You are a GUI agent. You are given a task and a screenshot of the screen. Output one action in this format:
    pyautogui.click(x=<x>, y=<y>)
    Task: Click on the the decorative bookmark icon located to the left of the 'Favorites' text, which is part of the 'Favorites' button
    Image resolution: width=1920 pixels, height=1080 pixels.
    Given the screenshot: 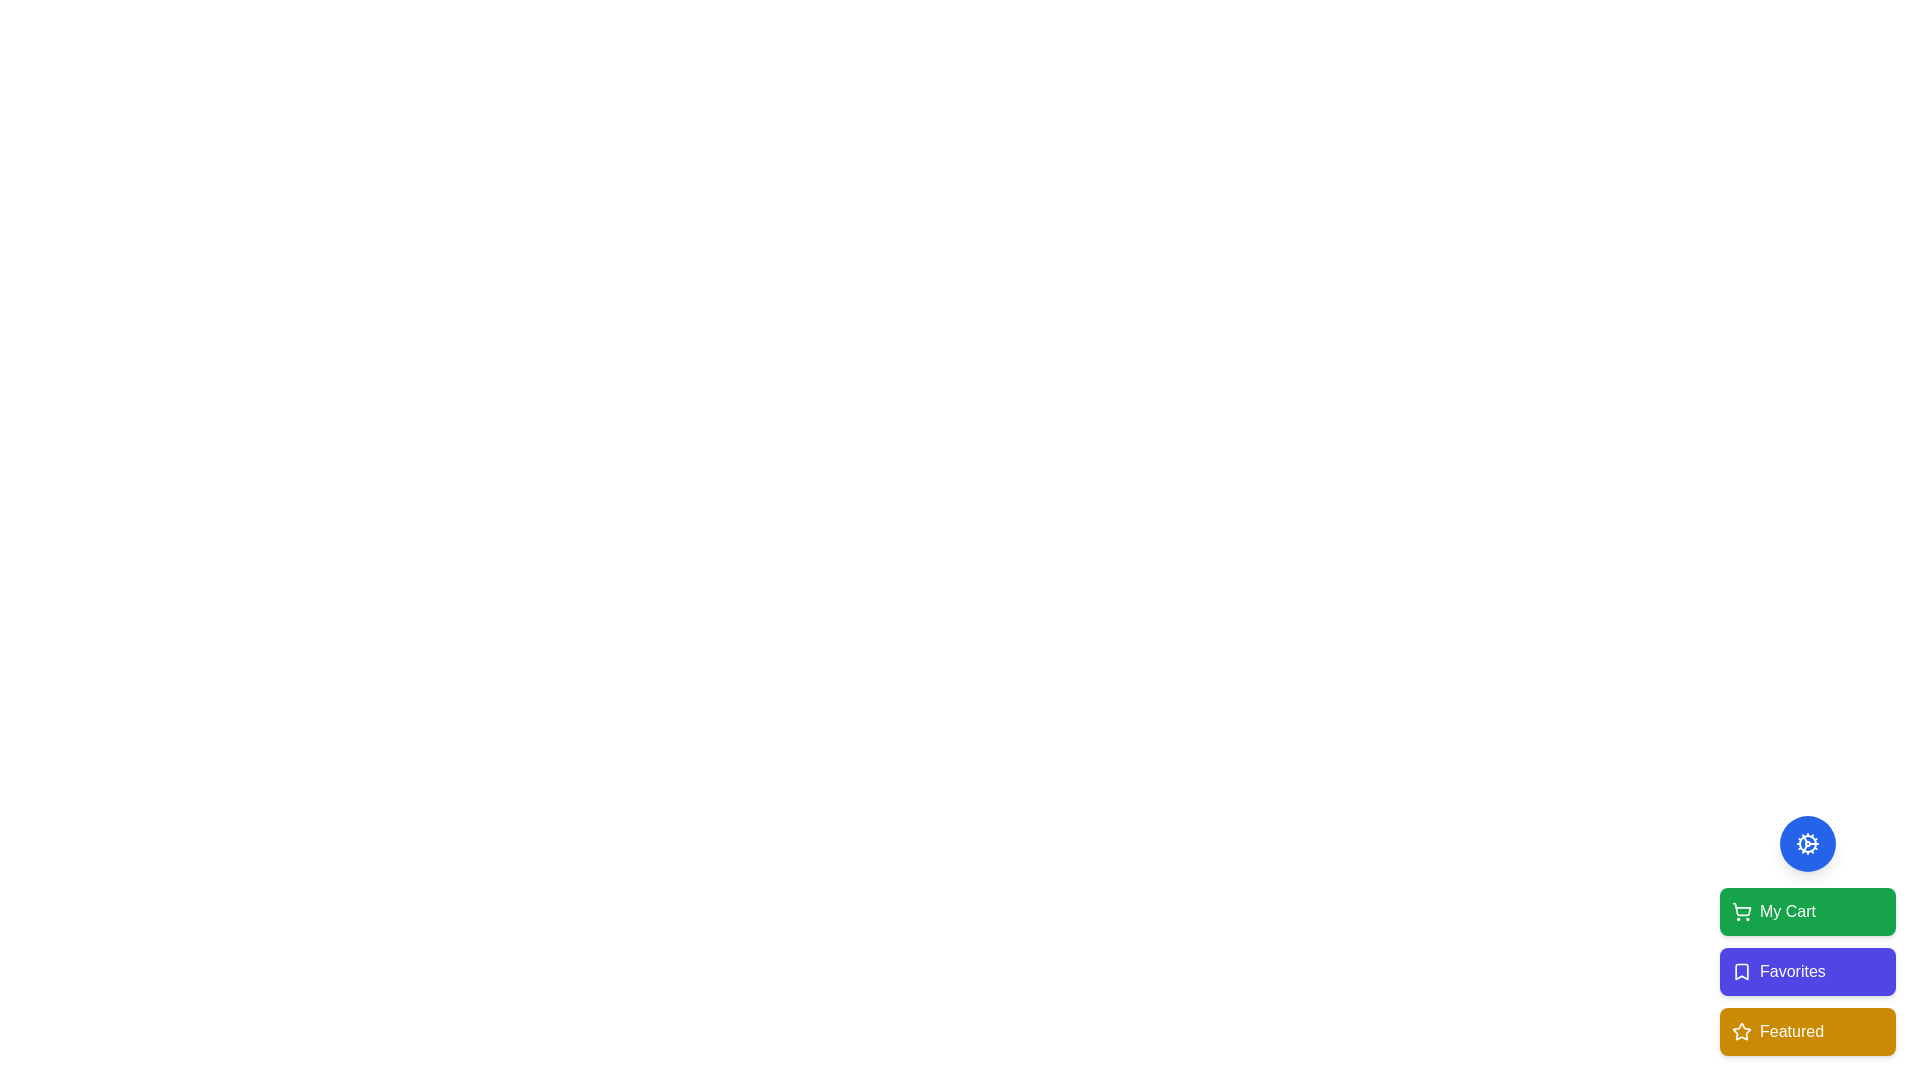 What is the action you would take?
    pyautogui.click(x=1741, y=971)
    